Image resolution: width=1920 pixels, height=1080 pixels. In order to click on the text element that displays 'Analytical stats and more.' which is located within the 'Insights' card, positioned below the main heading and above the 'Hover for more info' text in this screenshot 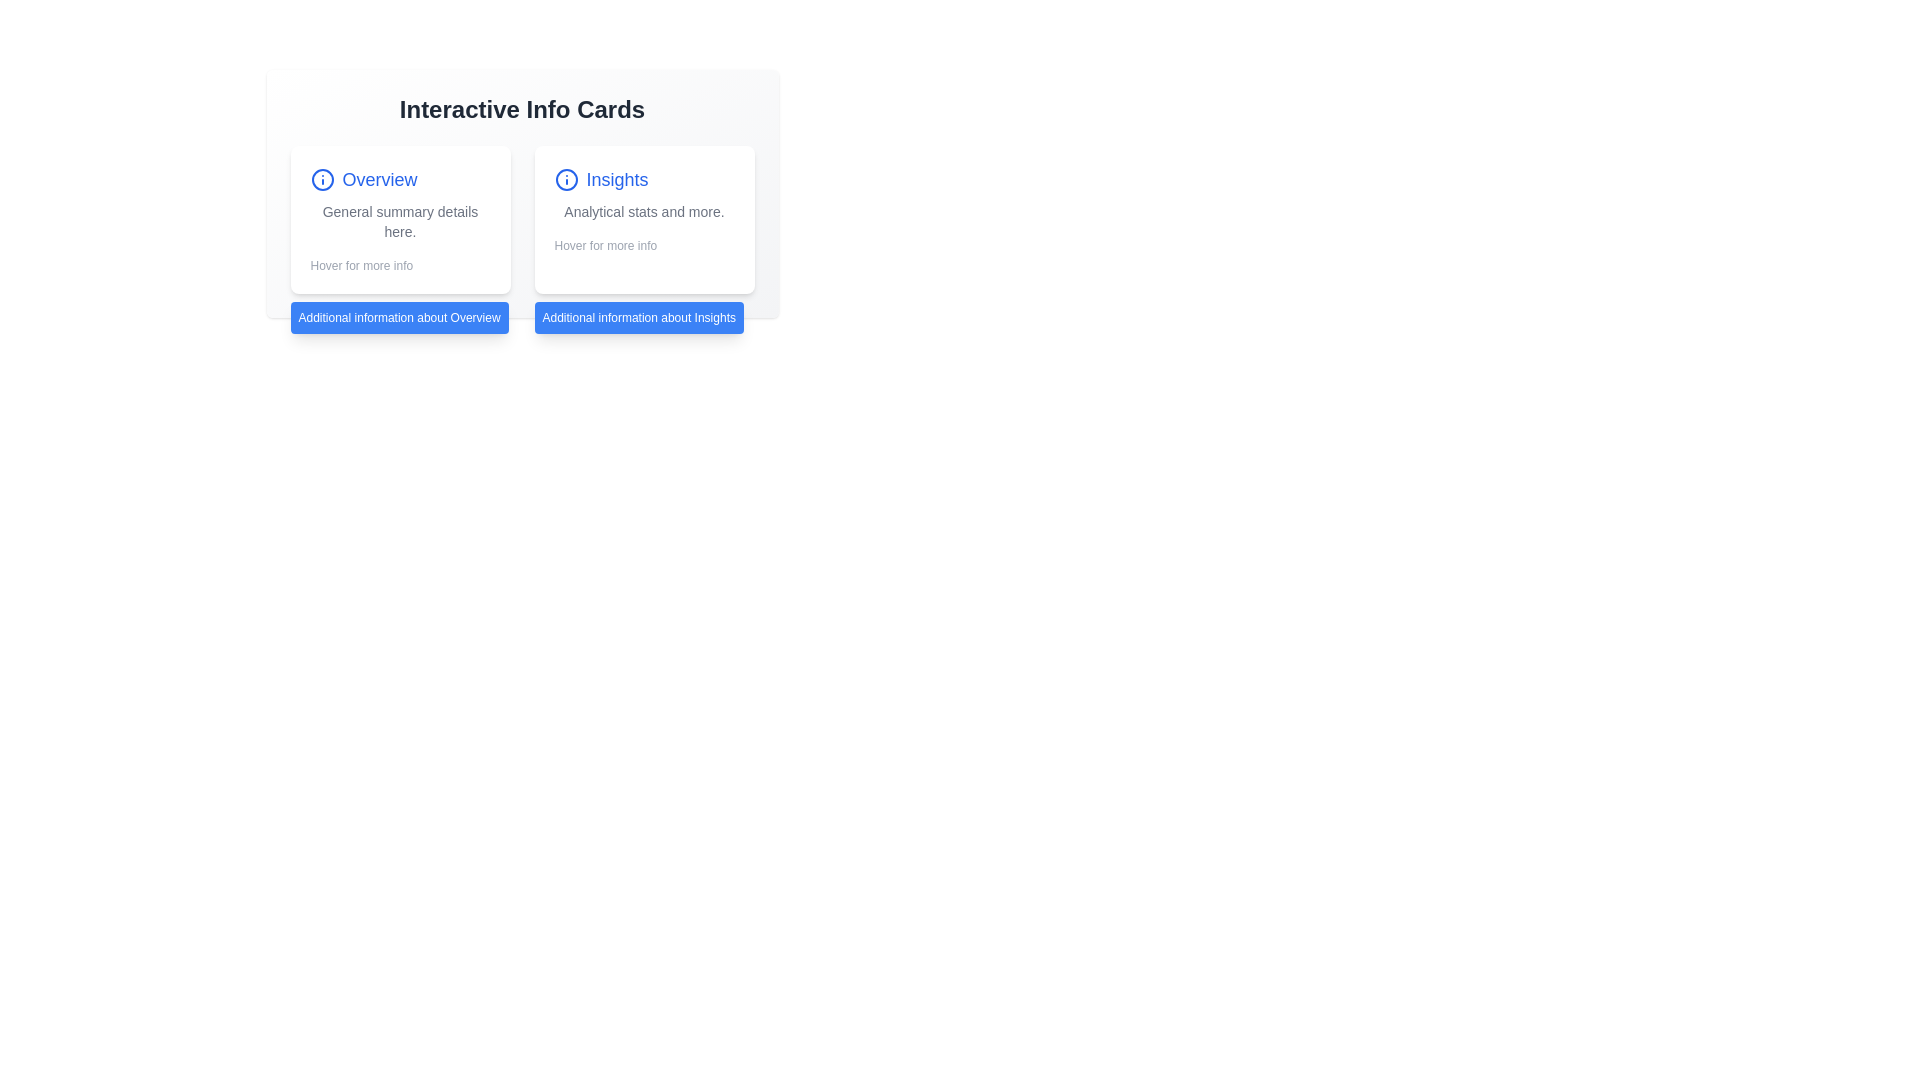, I will do `click(644, 212)`.